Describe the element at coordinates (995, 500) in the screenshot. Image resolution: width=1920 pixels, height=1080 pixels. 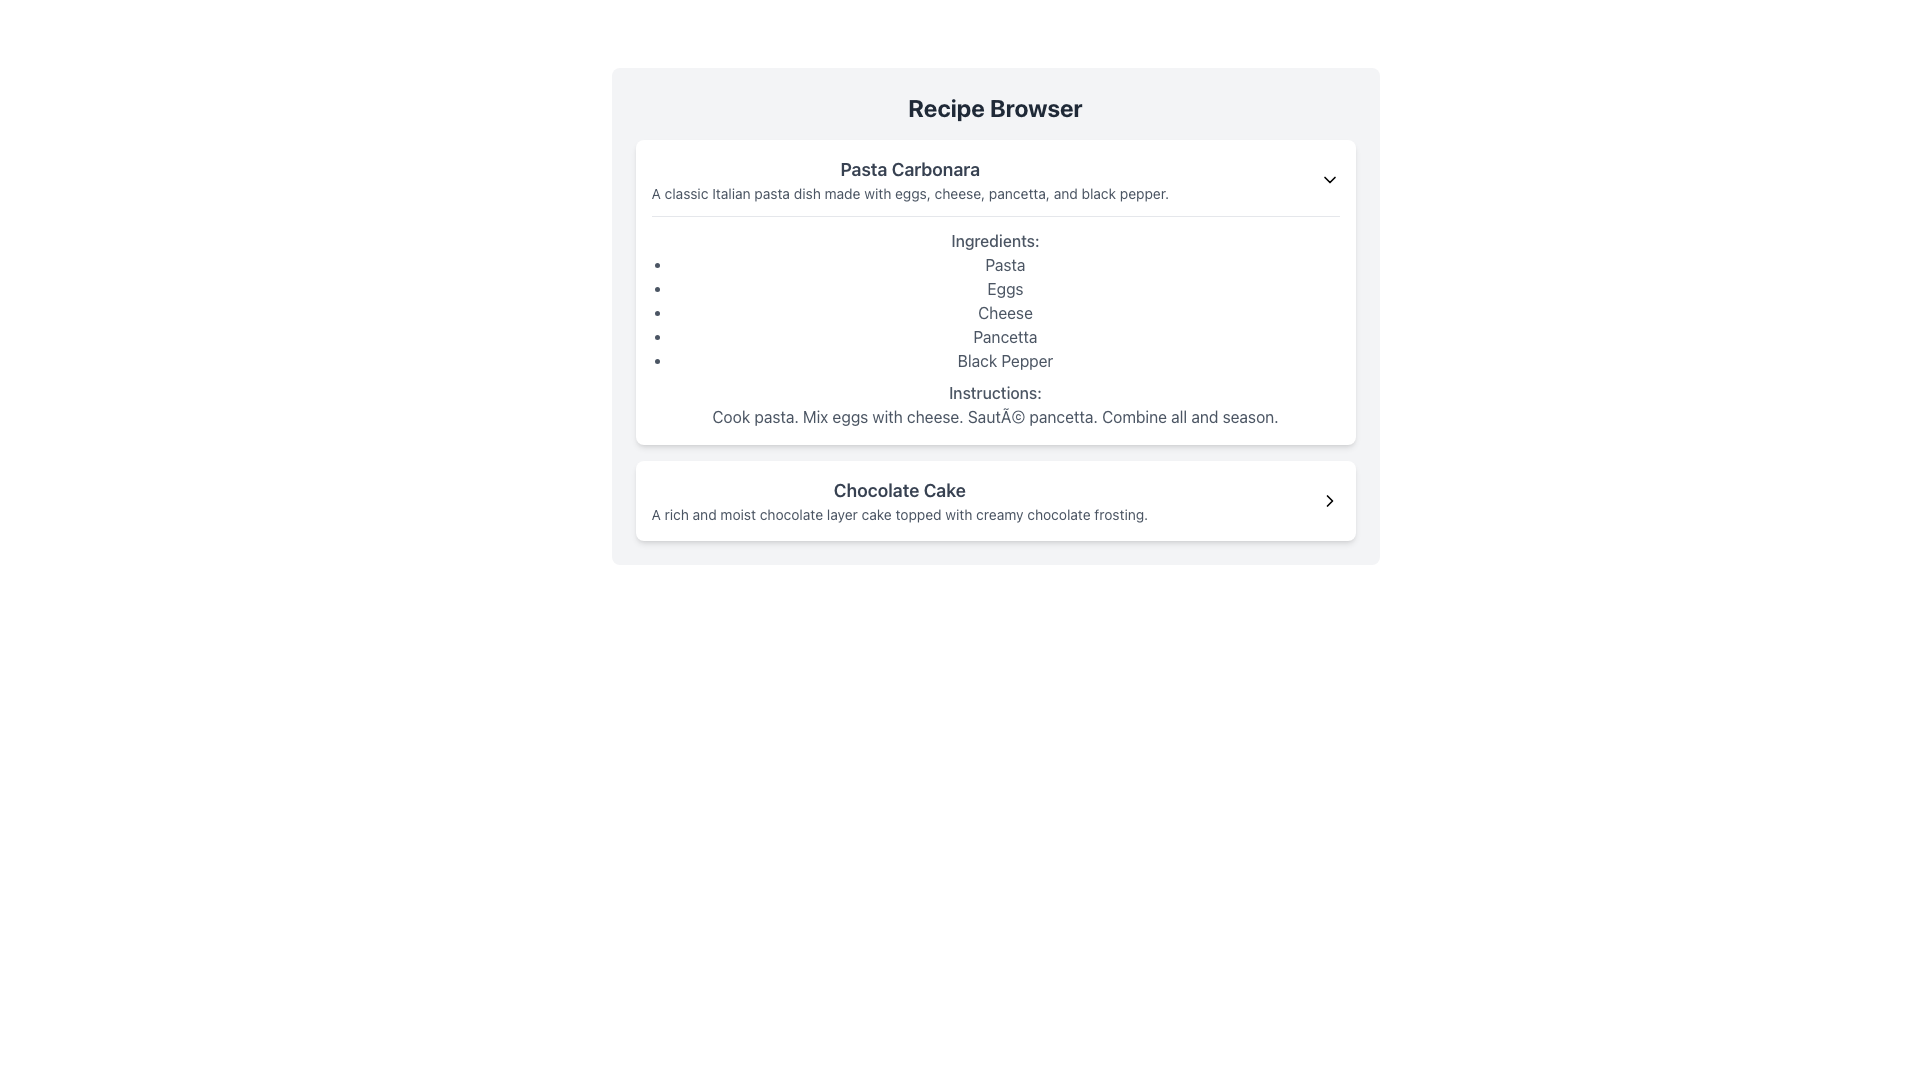
I see `the 'Chocolate Cake' list item` at that location.